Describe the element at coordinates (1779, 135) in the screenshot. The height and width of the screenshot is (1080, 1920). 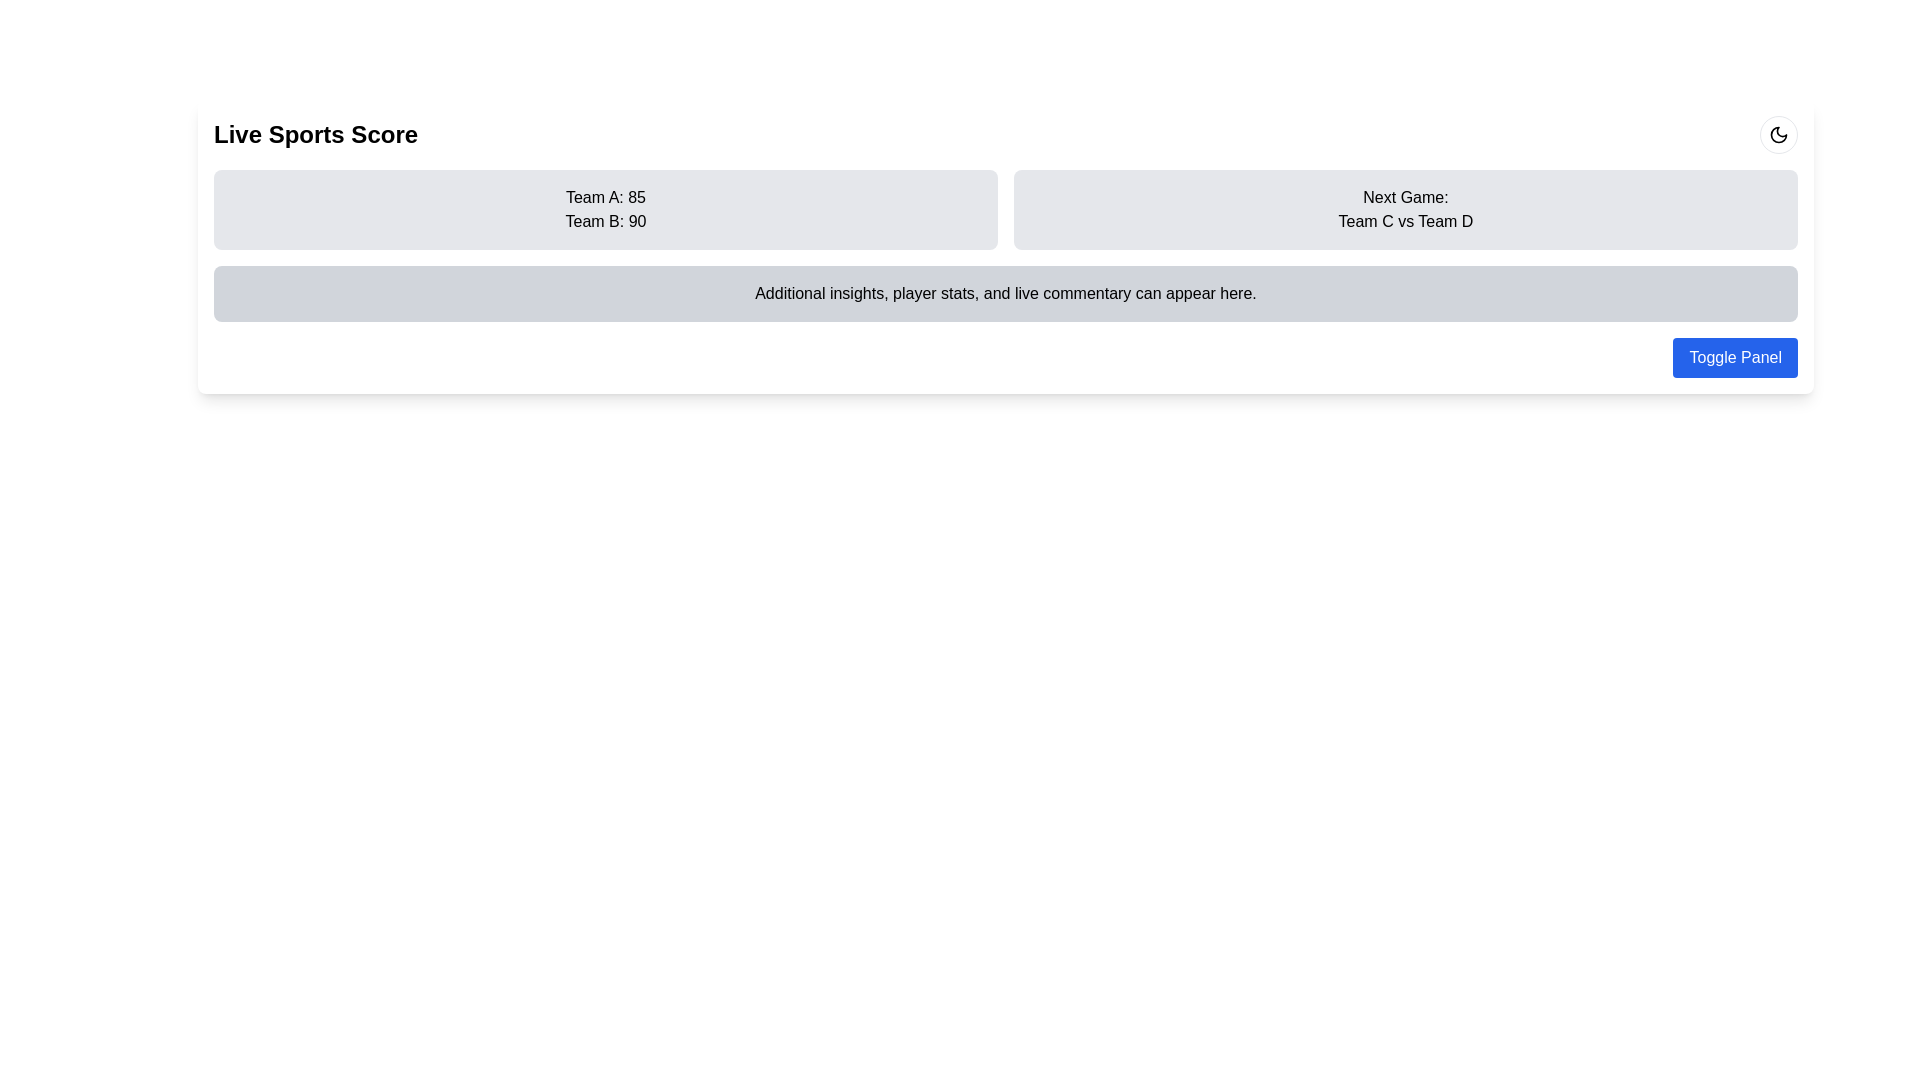
I see `the crescent moon icon located in the top-right corner of the panel, which serves as a toggle for night mode or settings` at that location.